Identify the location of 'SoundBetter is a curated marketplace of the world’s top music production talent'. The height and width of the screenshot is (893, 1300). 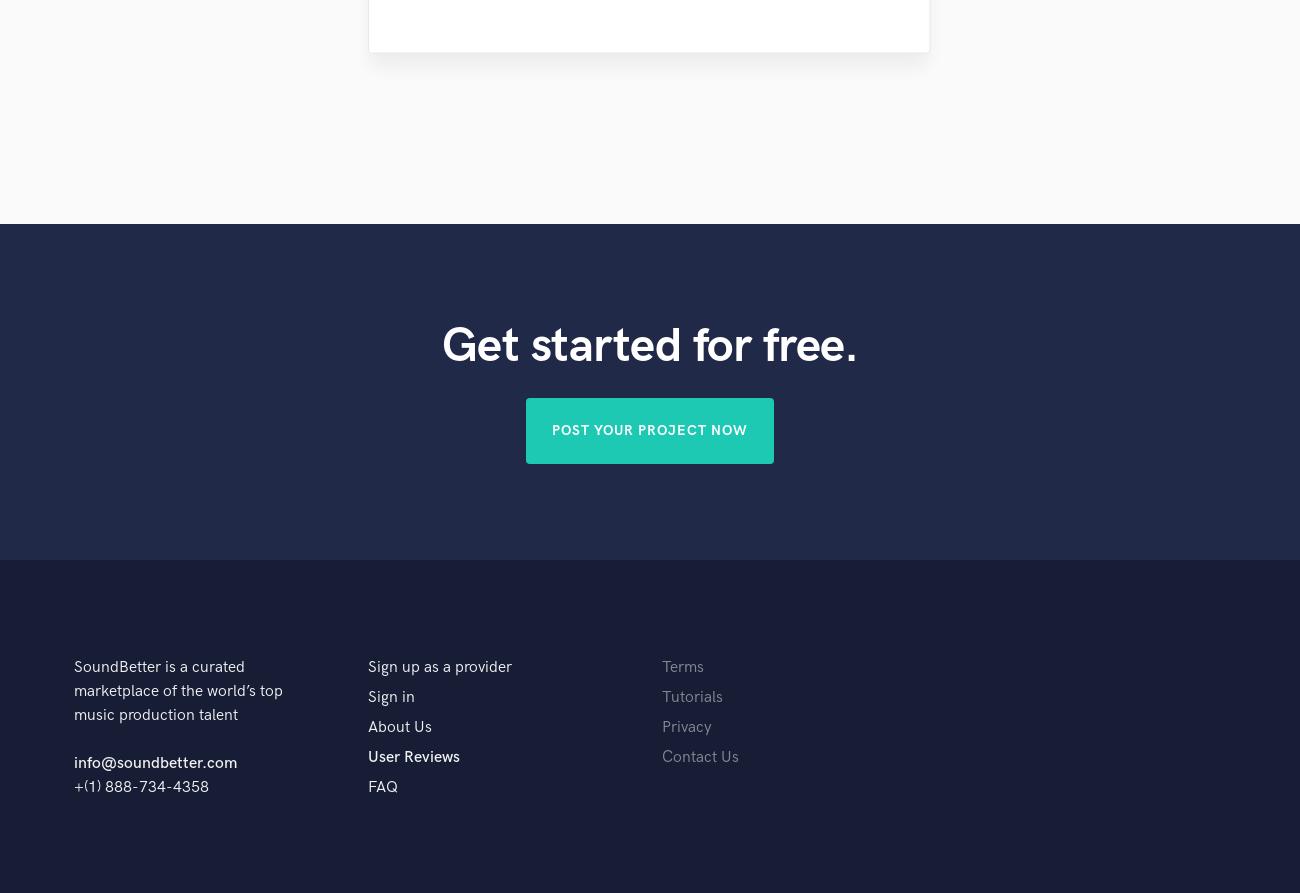
(178, 691).